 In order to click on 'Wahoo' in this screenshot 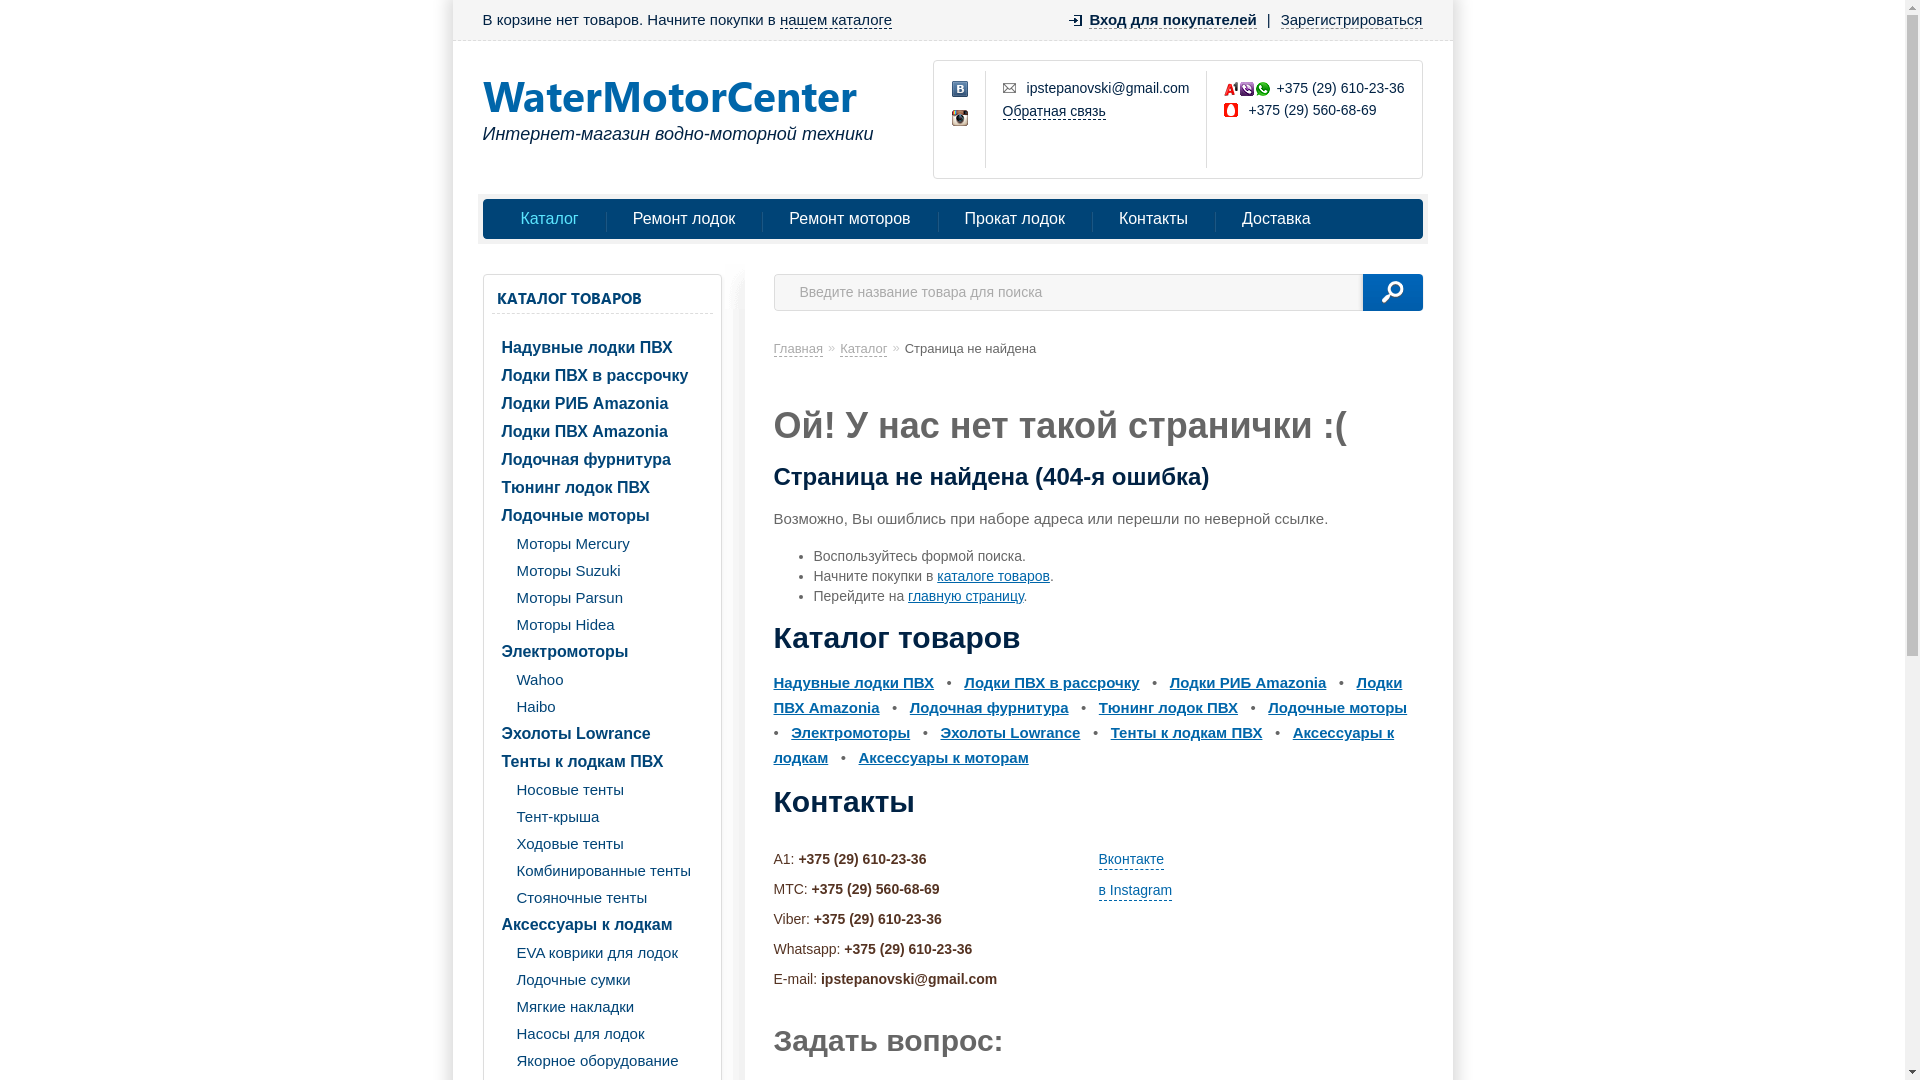, I will do `click(601, 678)`.